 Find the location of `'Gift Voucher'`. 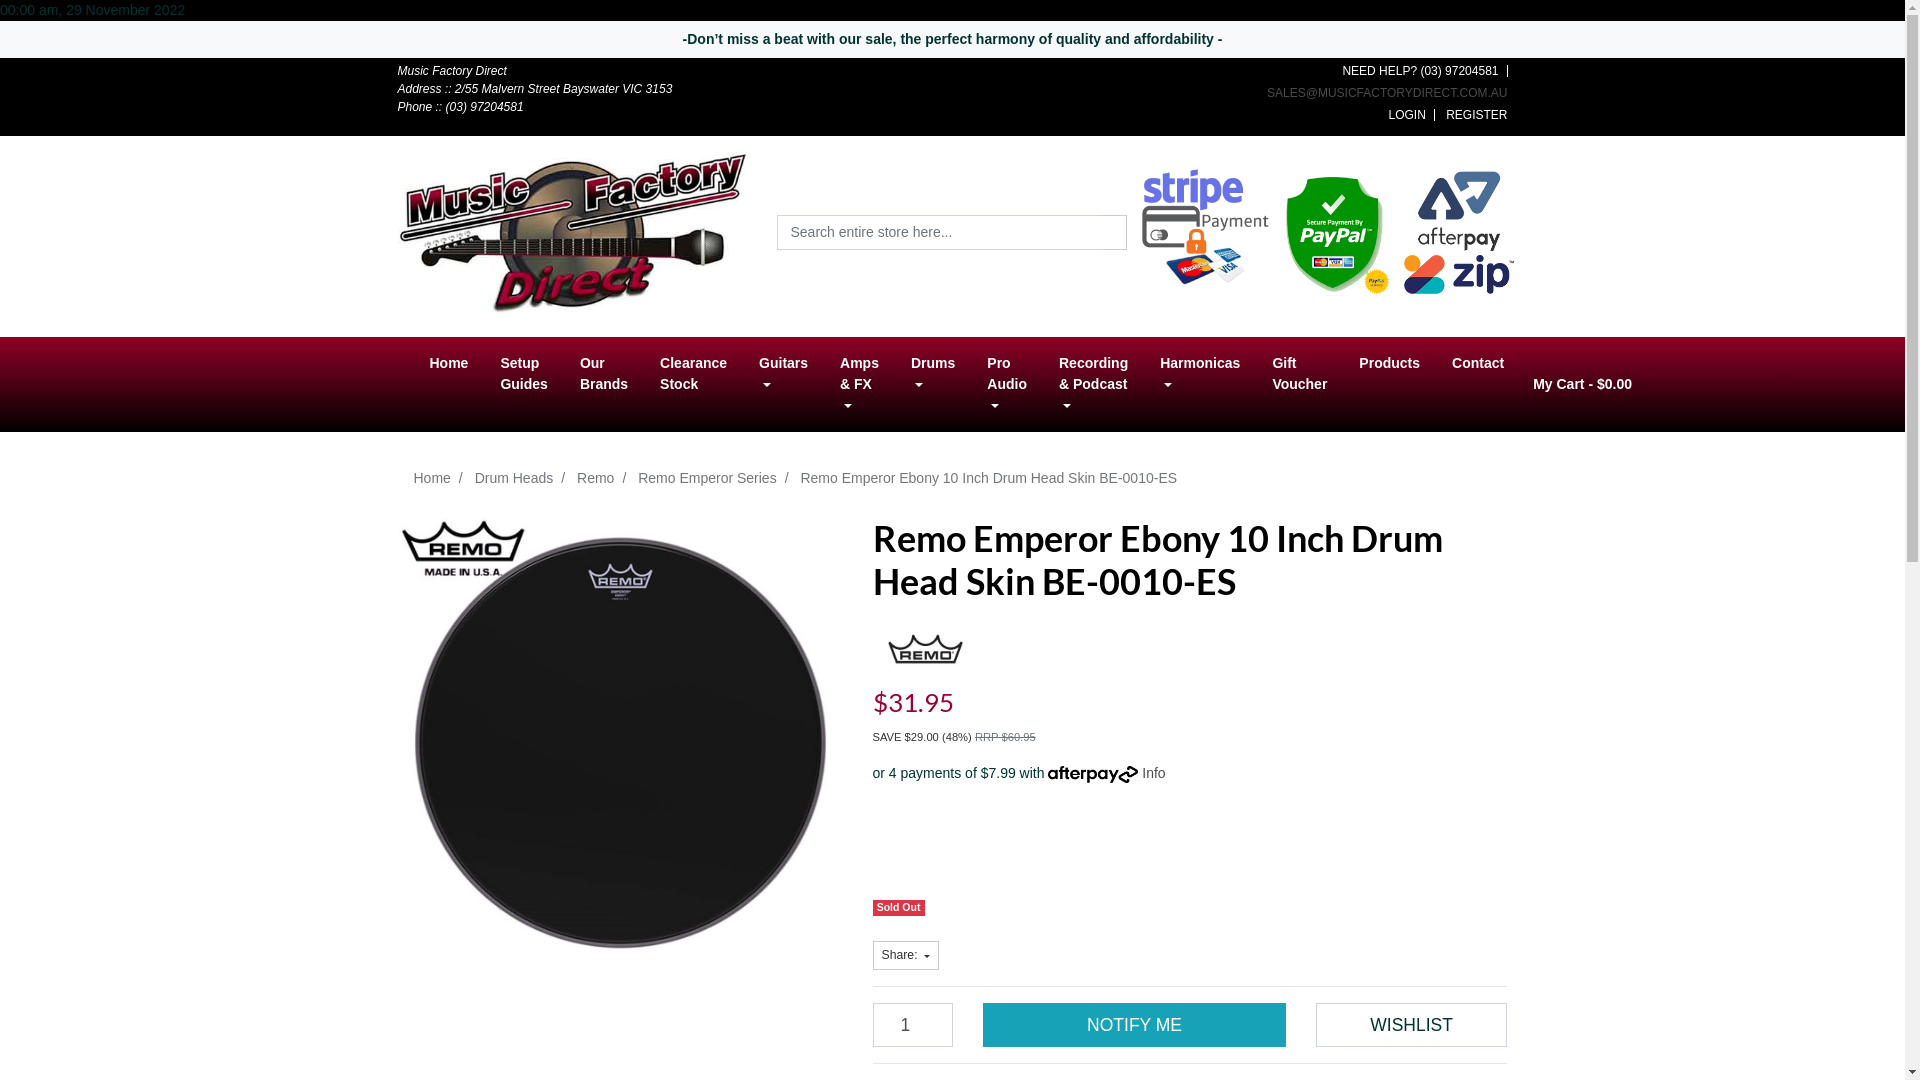

'Gift Voucher' is located at coordinates (1255, 374).